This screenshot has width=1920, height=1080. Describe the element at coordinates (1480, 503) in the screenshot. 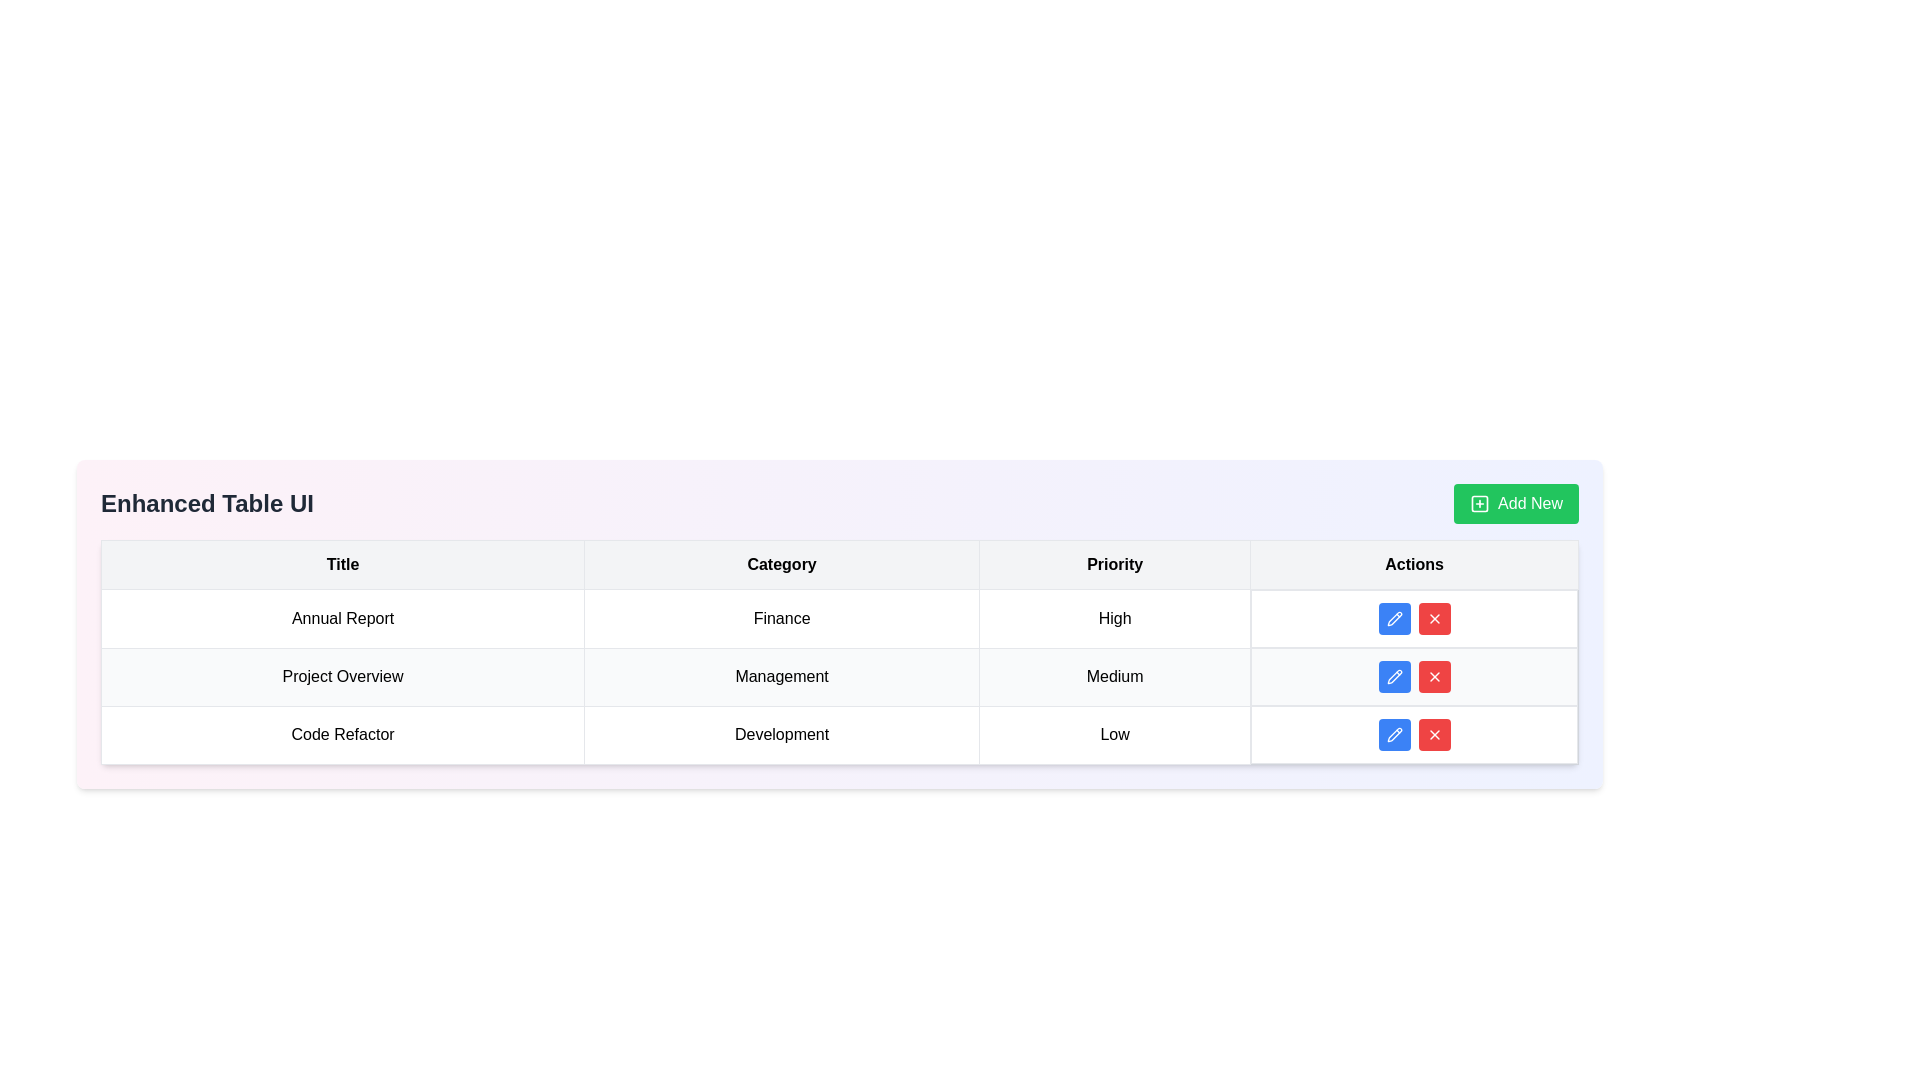

I see `the square-shaped icon with a plus sign in the center, which is part of the 'Add New' button located in the top-right corner of the main interface` at that location.